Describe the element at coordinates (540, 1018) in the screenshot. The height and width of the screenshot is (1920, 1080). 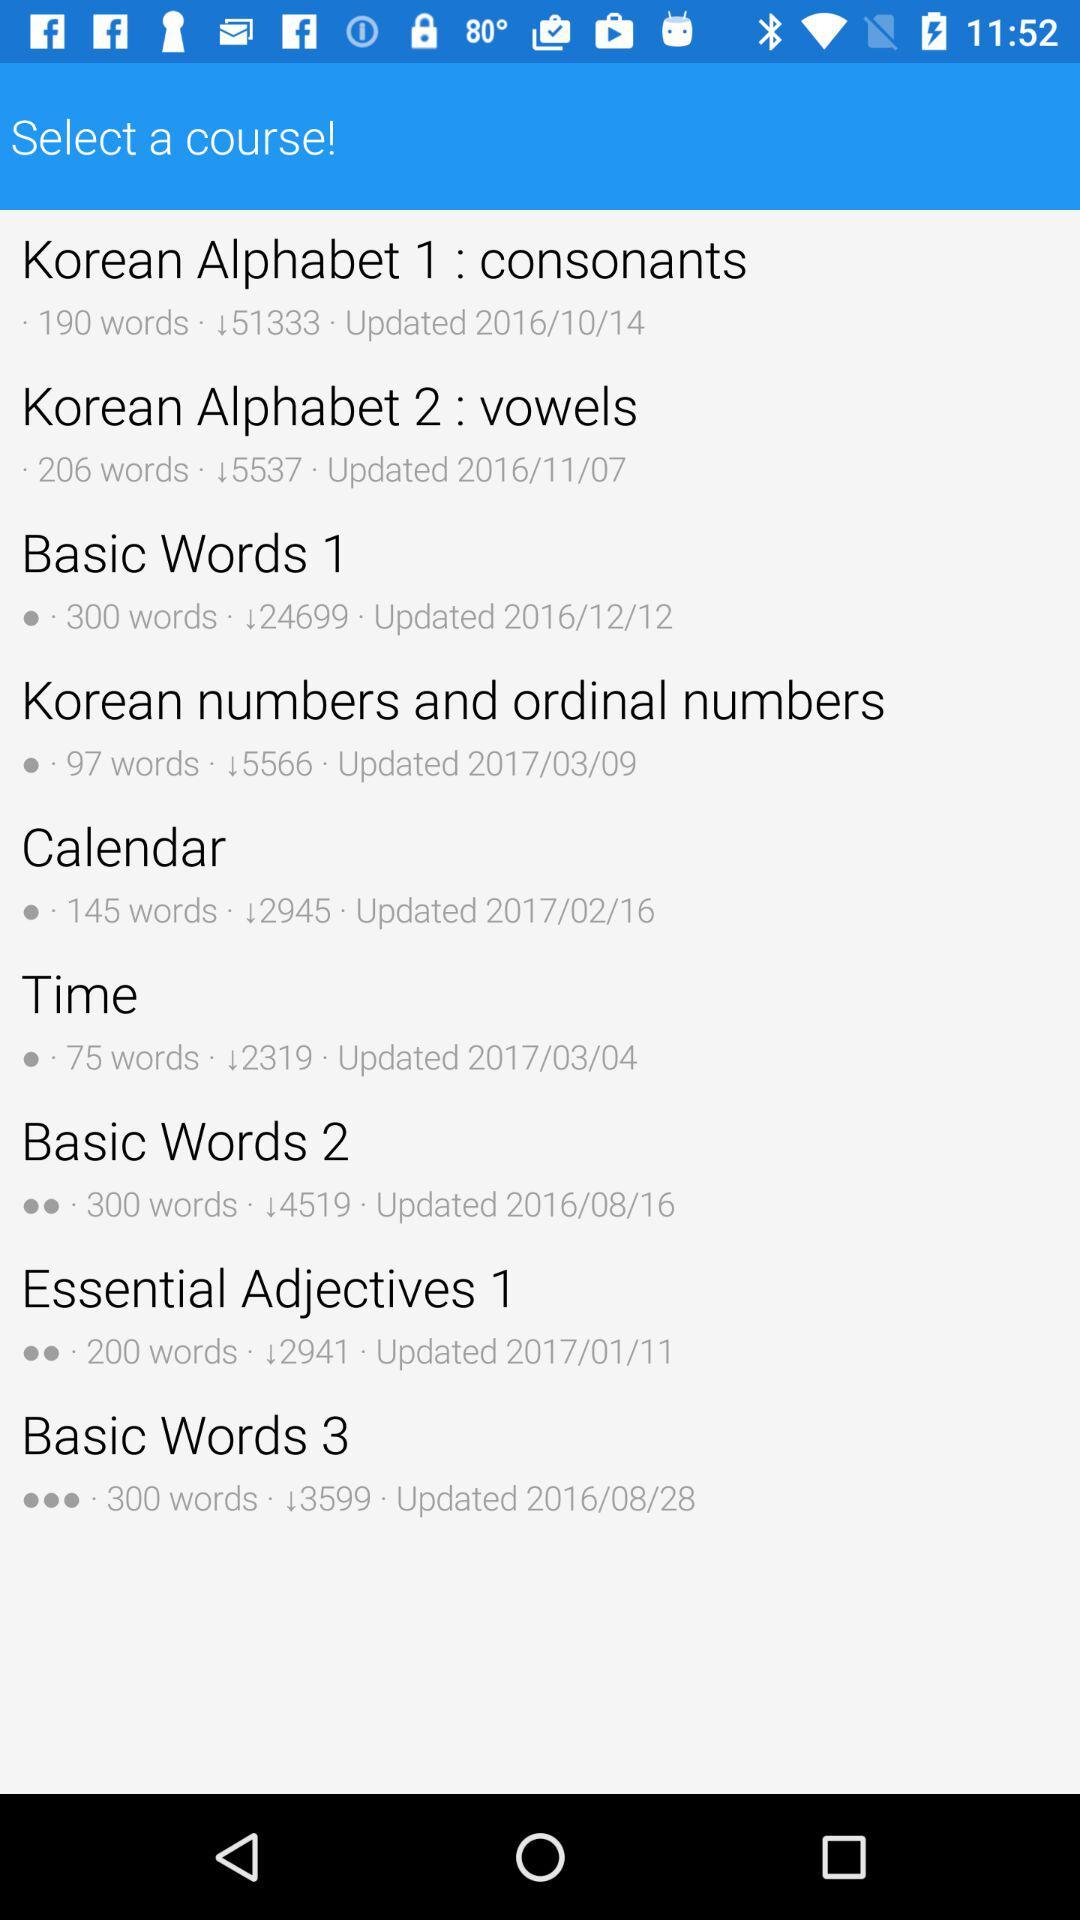
I see `item above basic words 2 item` at that location.